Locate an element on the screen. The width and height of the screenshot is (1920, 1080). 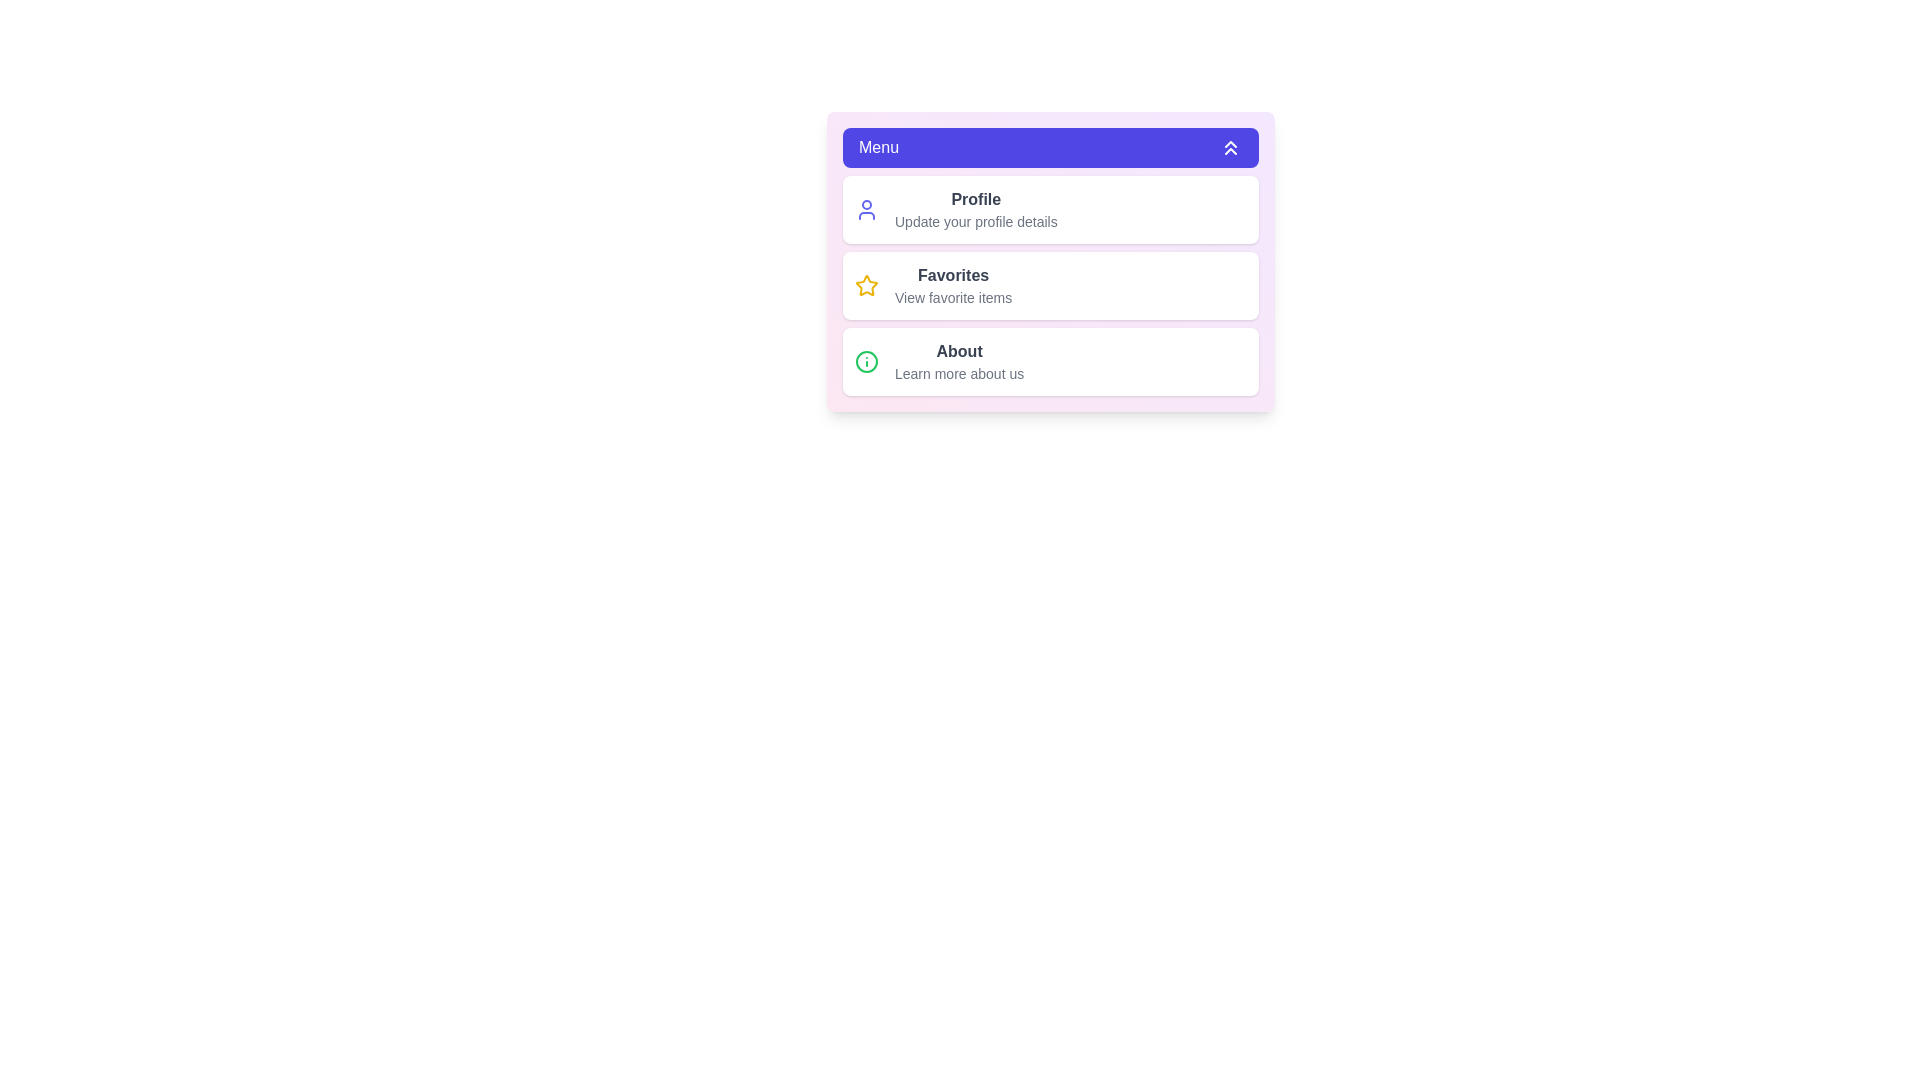
the menu item Favorites is located at coordinates (1050, 285).